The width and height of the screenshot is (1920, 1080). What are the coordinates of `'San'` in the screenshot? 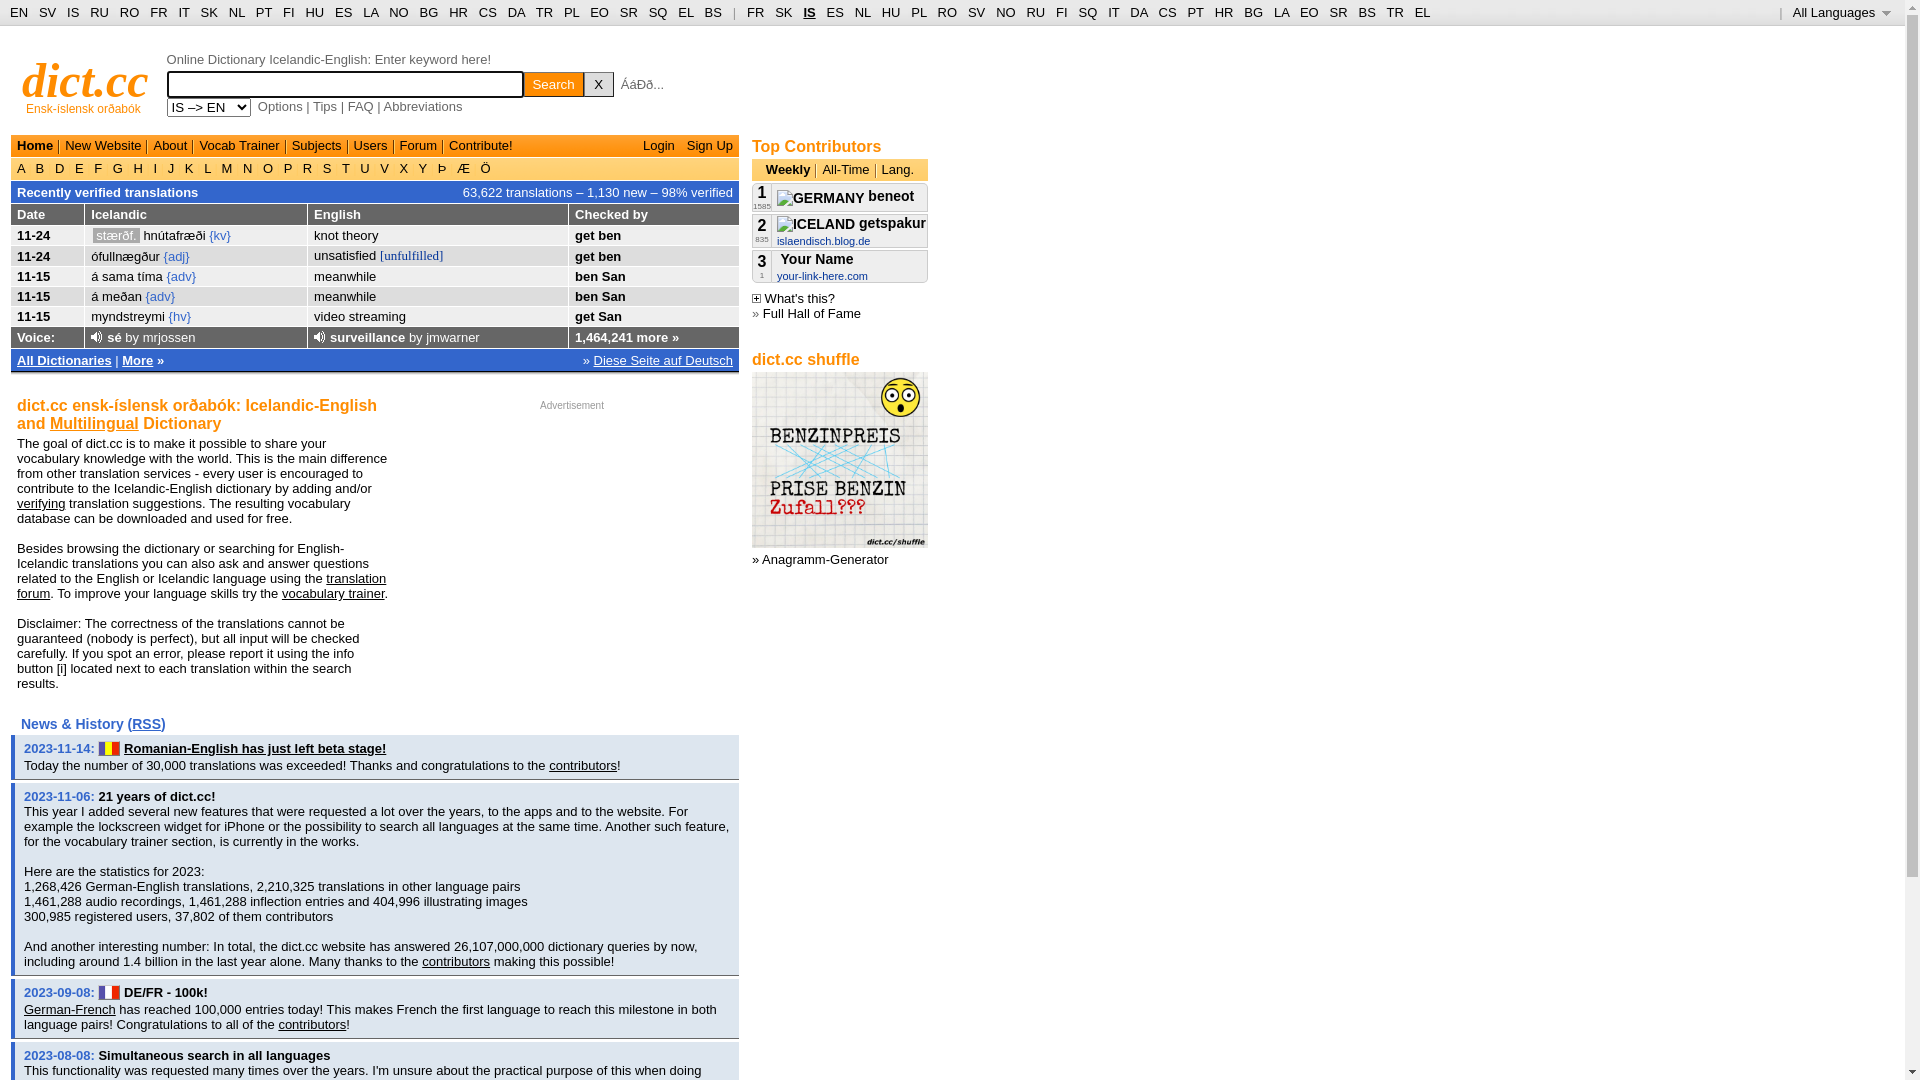 It's located at (600, 296).